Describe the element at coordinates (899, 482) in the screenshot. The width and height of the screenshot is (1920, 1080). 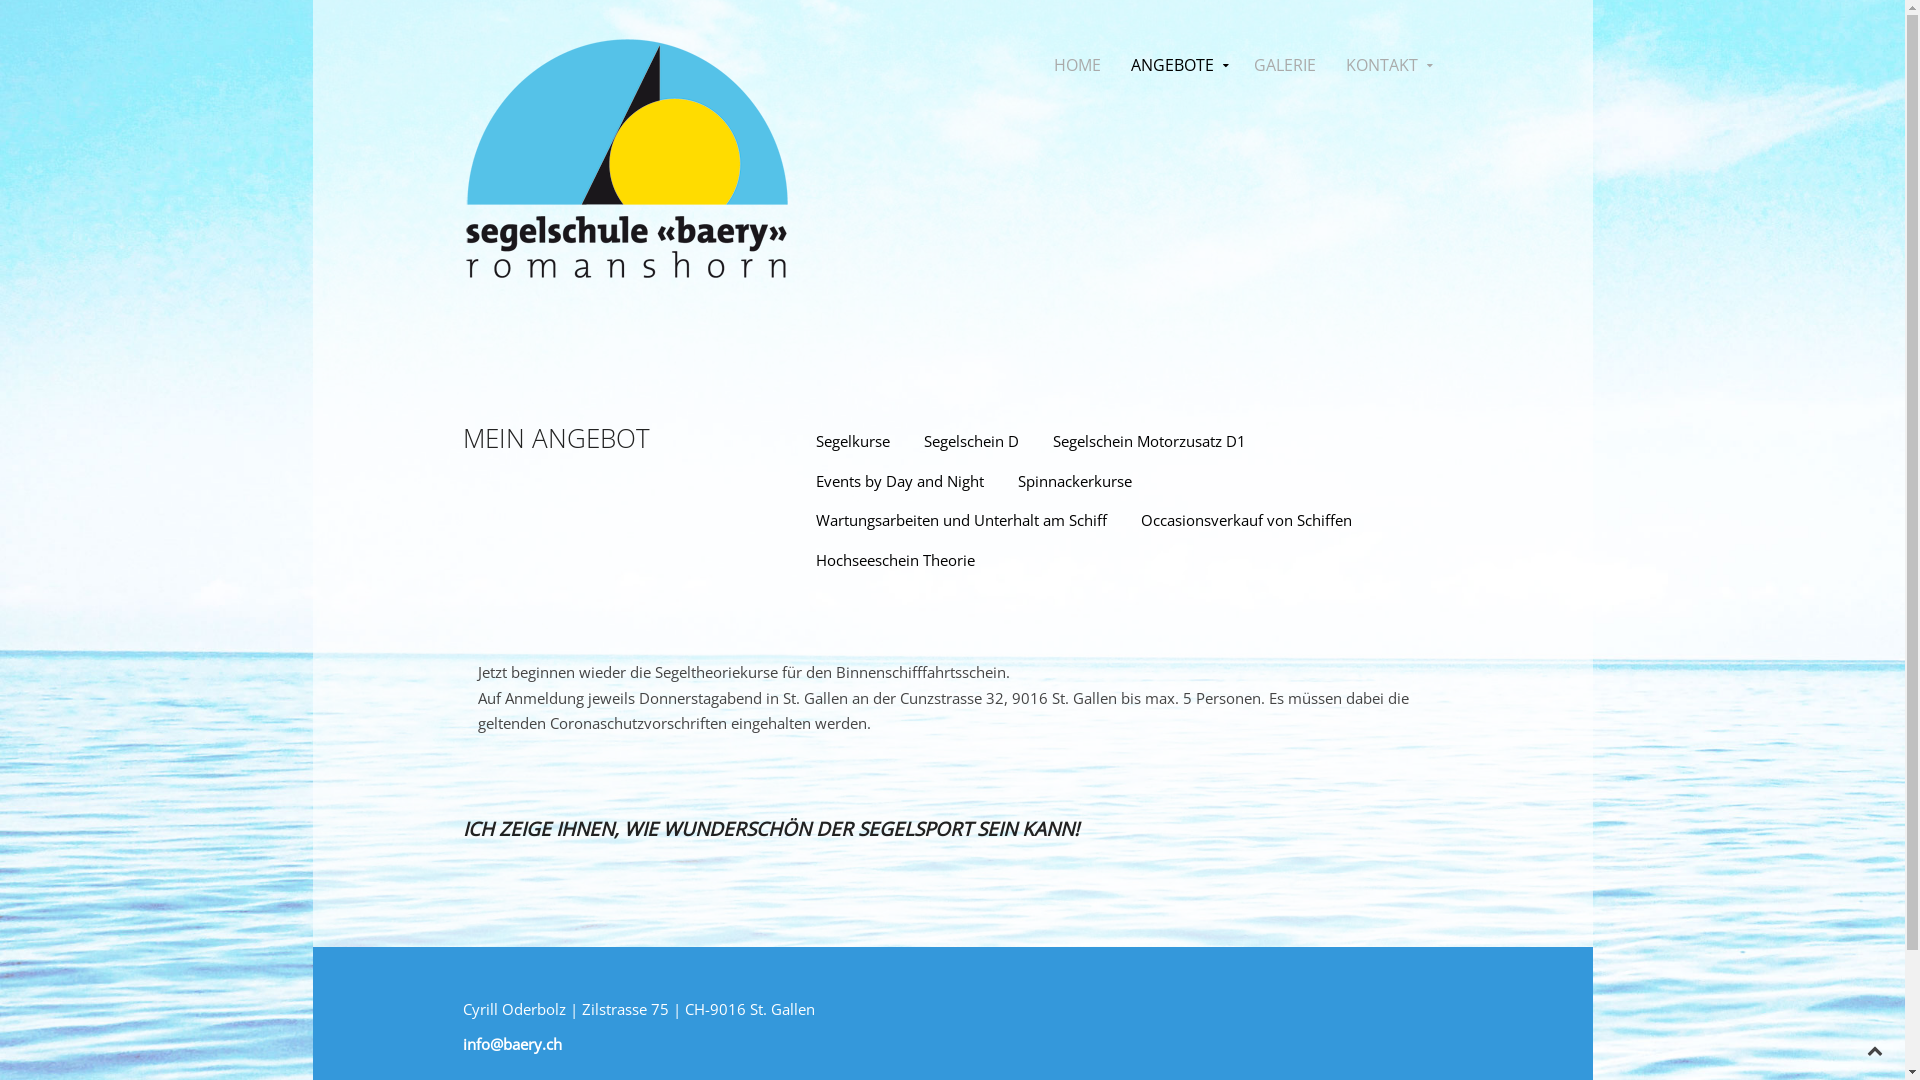
I see `'Events by Day and Night'` at that location.